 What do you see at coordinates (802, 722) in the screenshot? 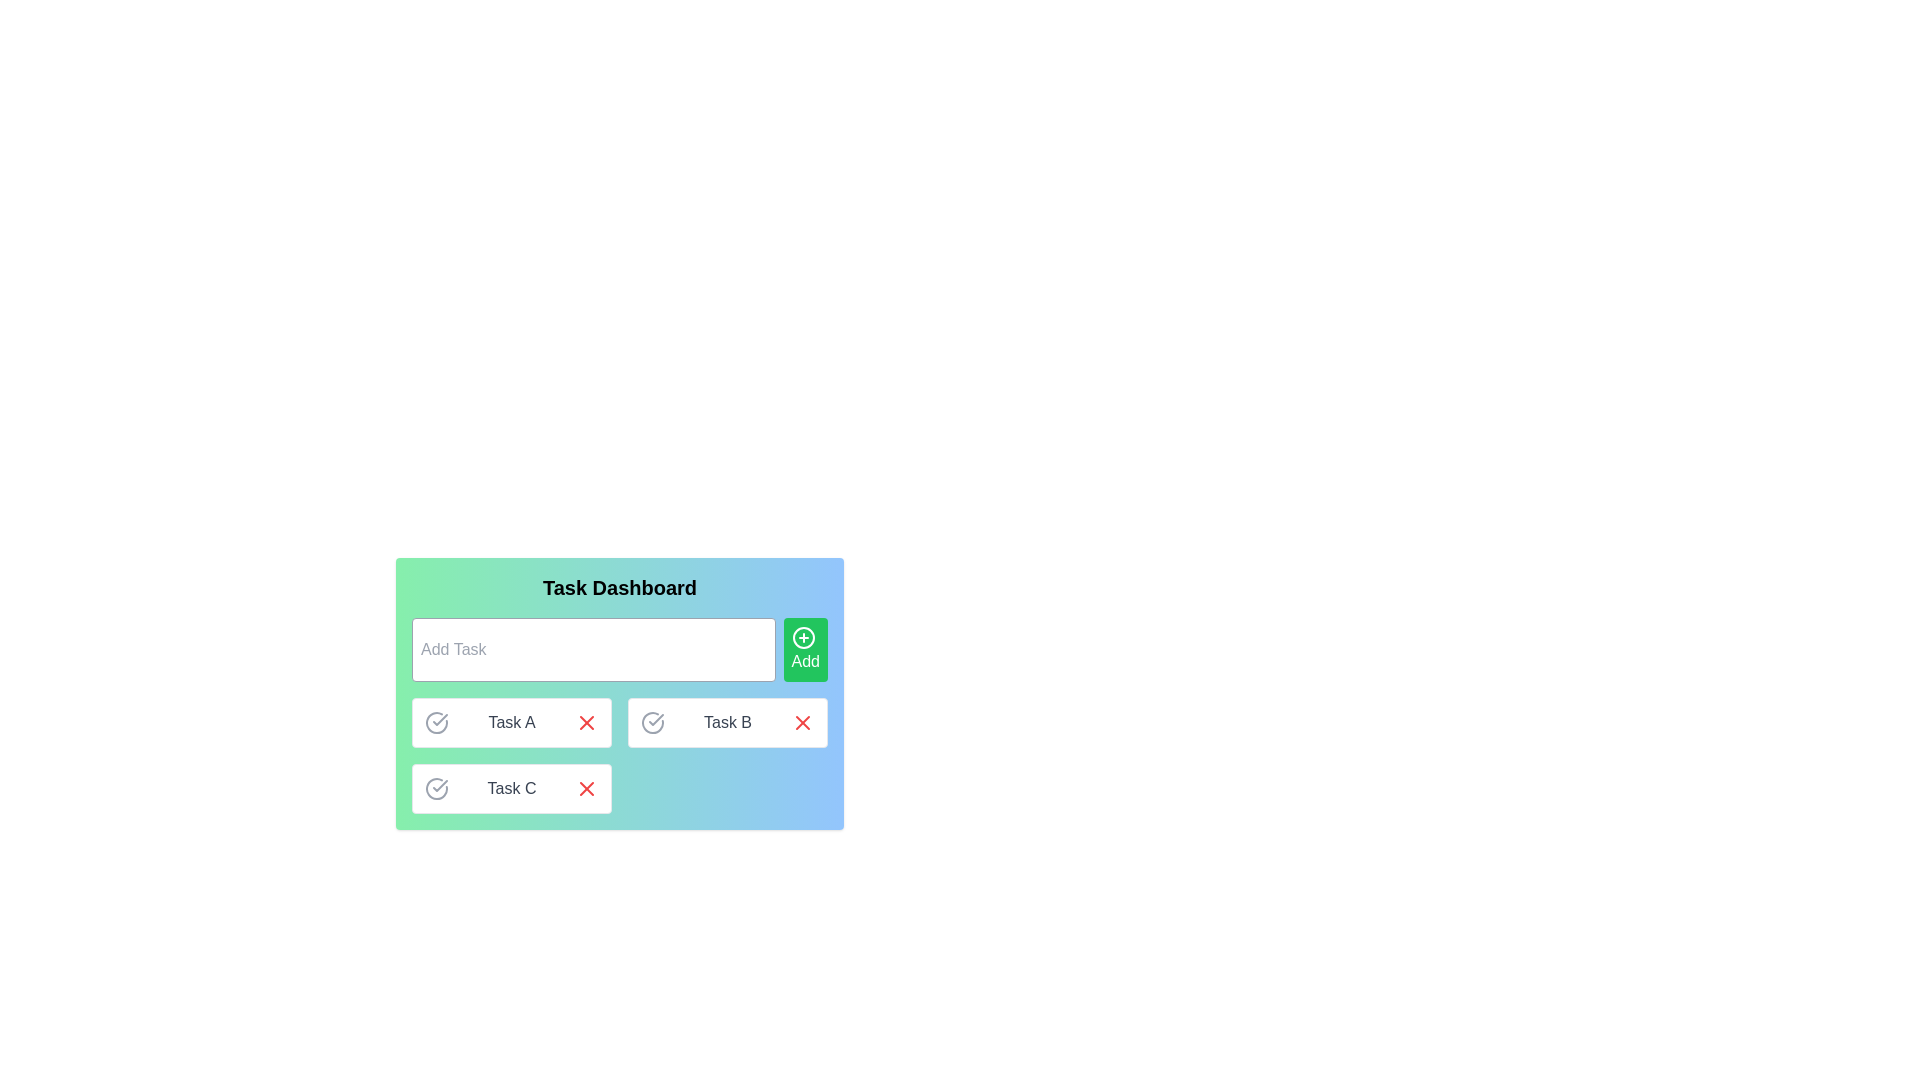
I see `the delete button for 'Task B' located in the task list area of the Task Dashboard` at bounding box center [802, 722].